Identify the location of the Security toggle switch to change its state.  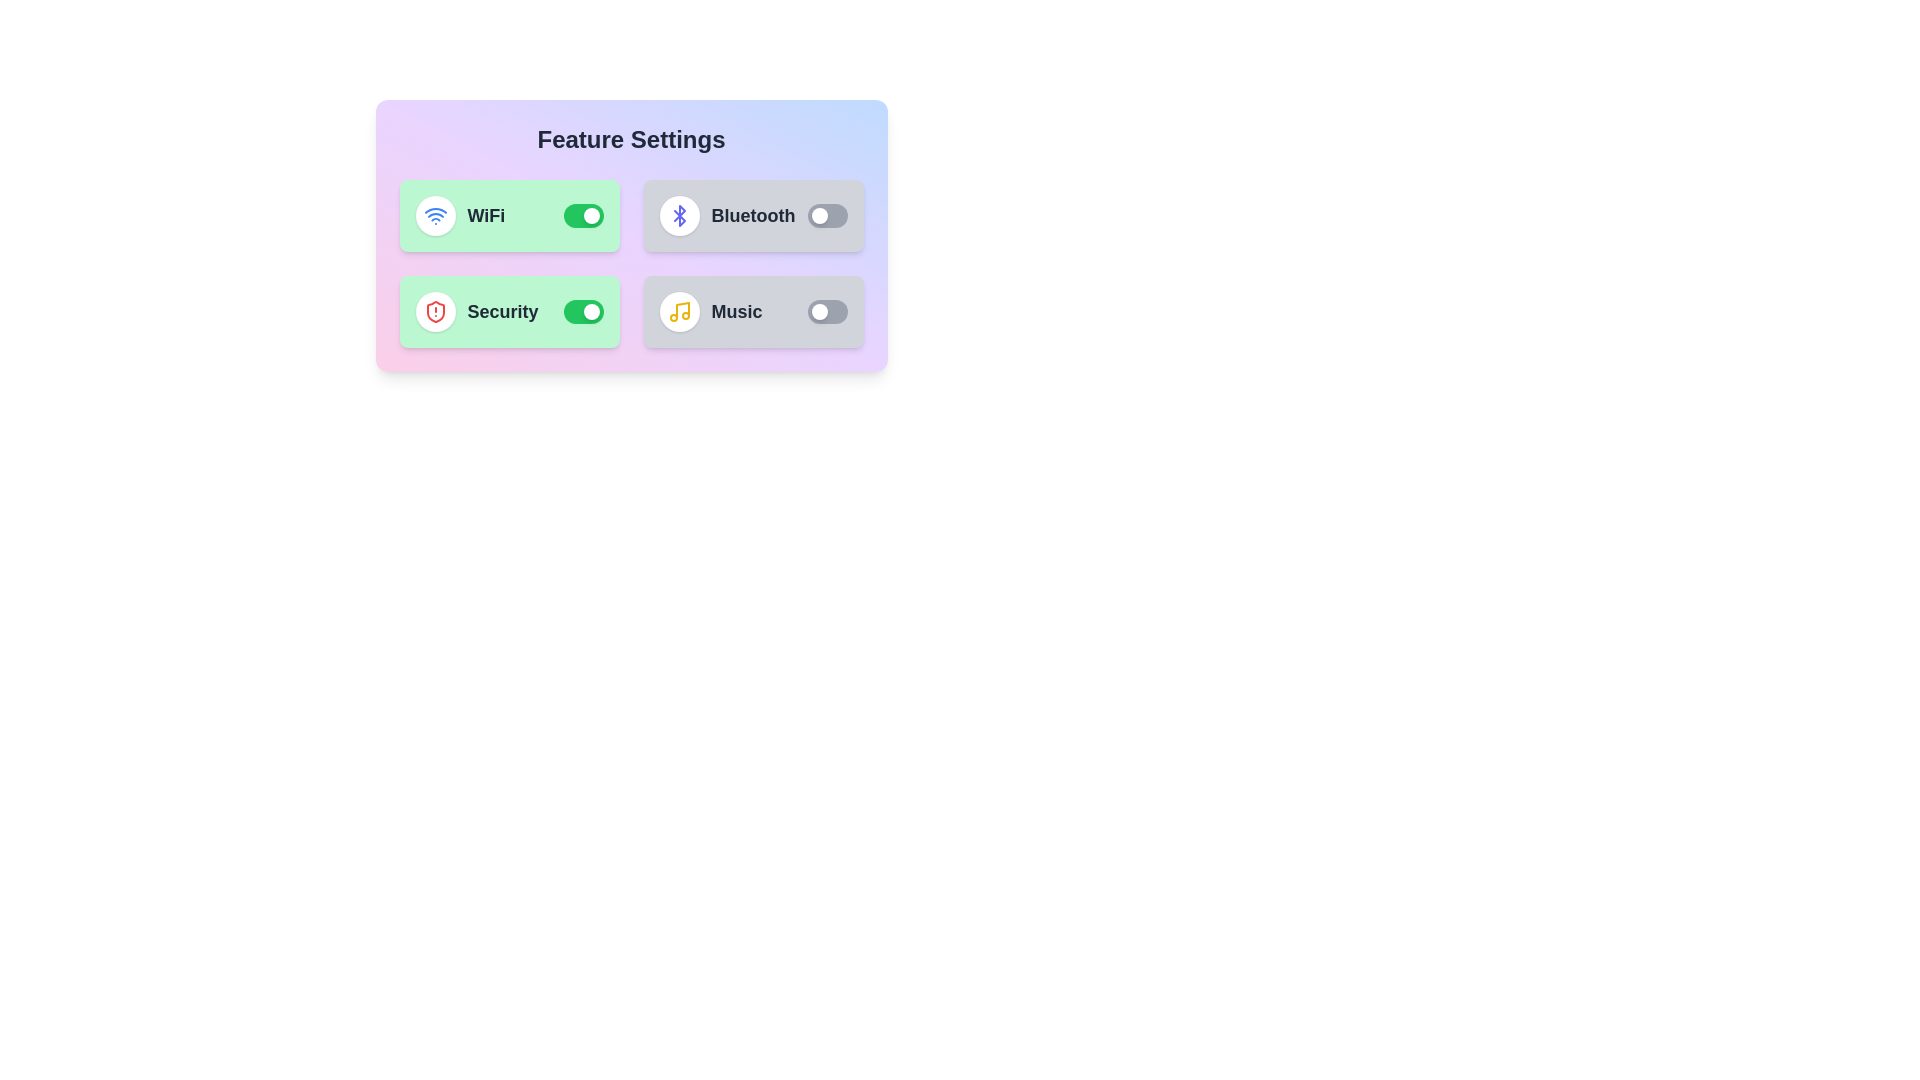
(582, 312).